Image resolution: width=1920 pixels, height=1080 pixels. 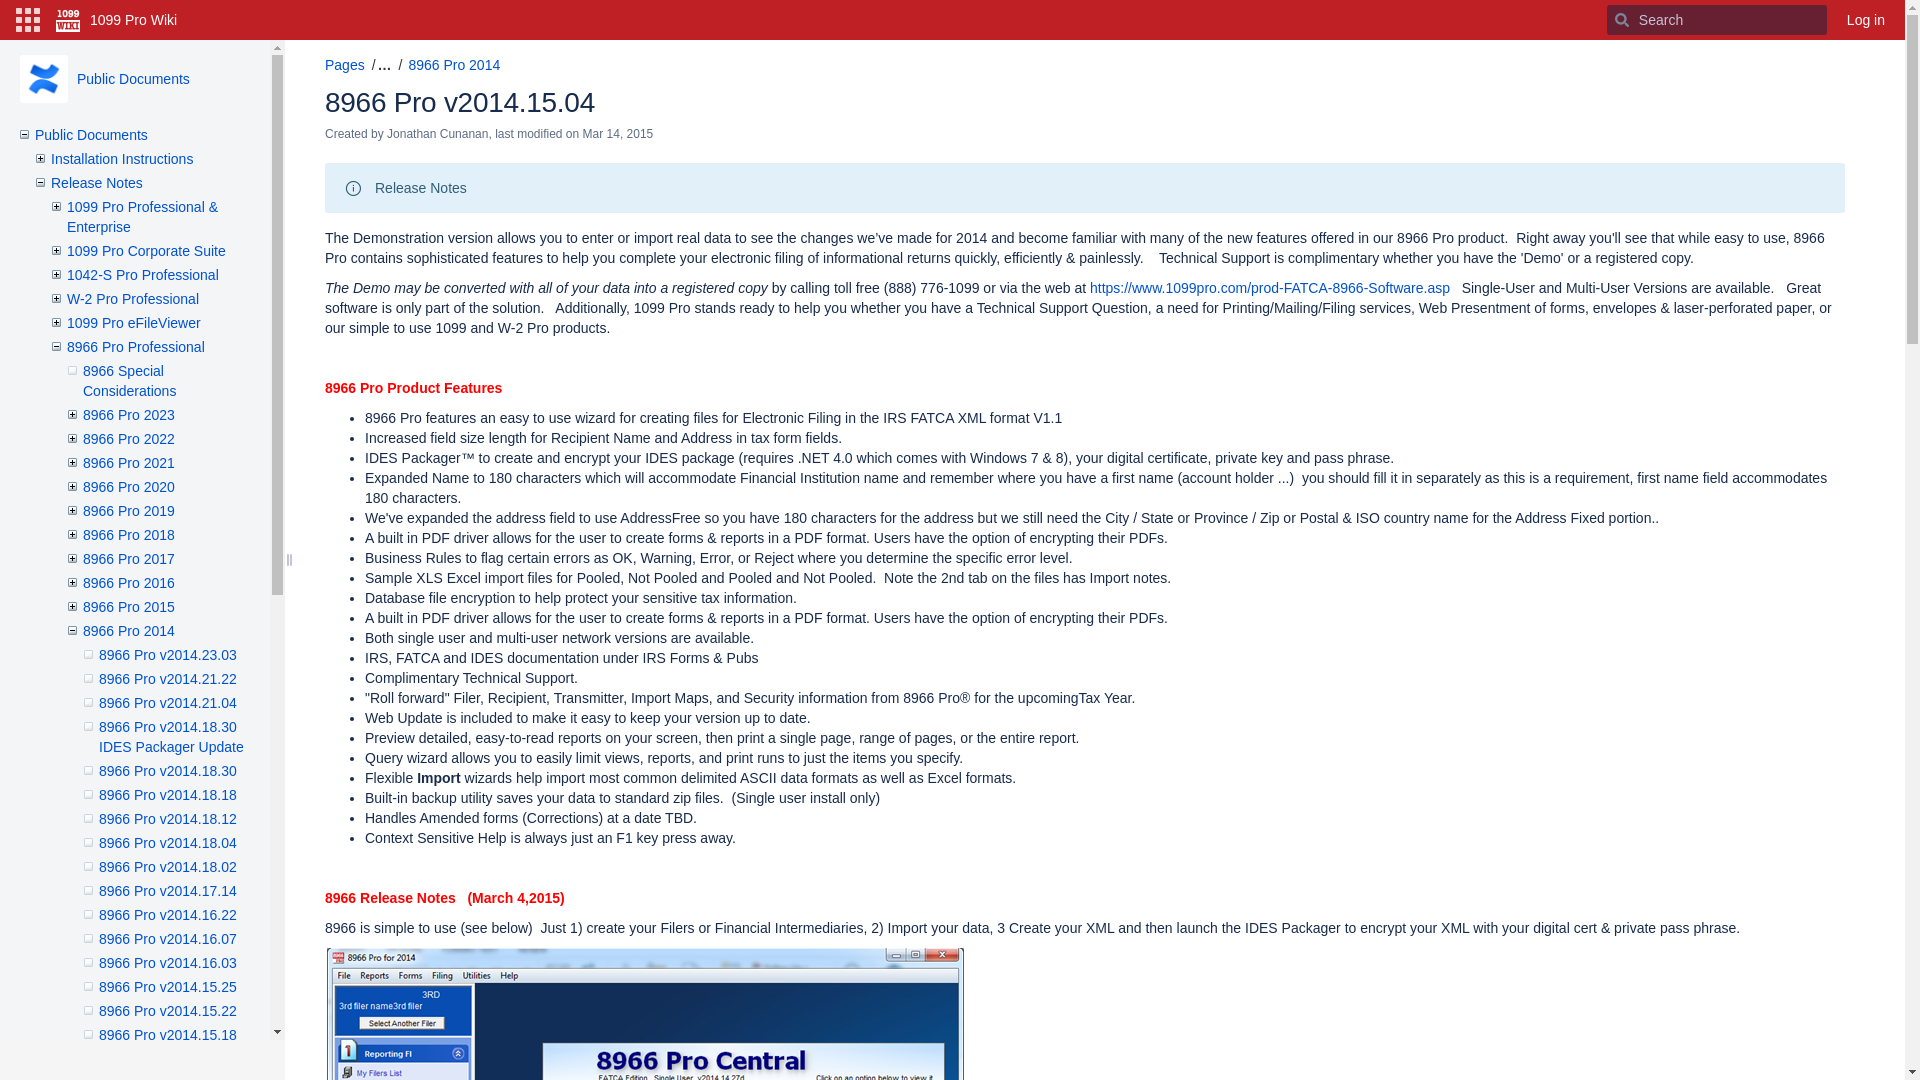 What do you see at coordinates (128, 438) in the screenshot?
I see `'8966 Pro 2022'` at bounding box center [128, 438].